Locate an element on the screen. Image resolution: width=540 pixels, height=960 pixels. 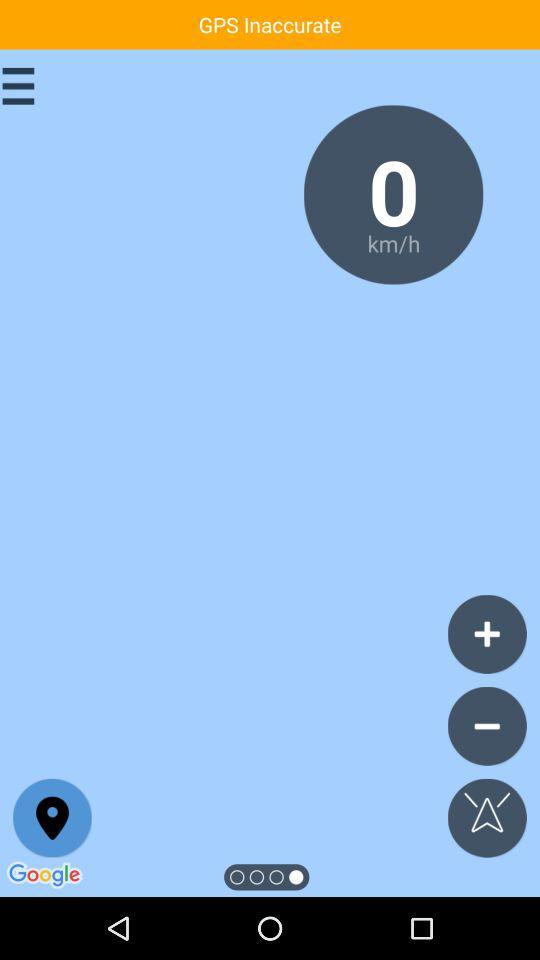
the add icon is located at coordinates (486, 633).